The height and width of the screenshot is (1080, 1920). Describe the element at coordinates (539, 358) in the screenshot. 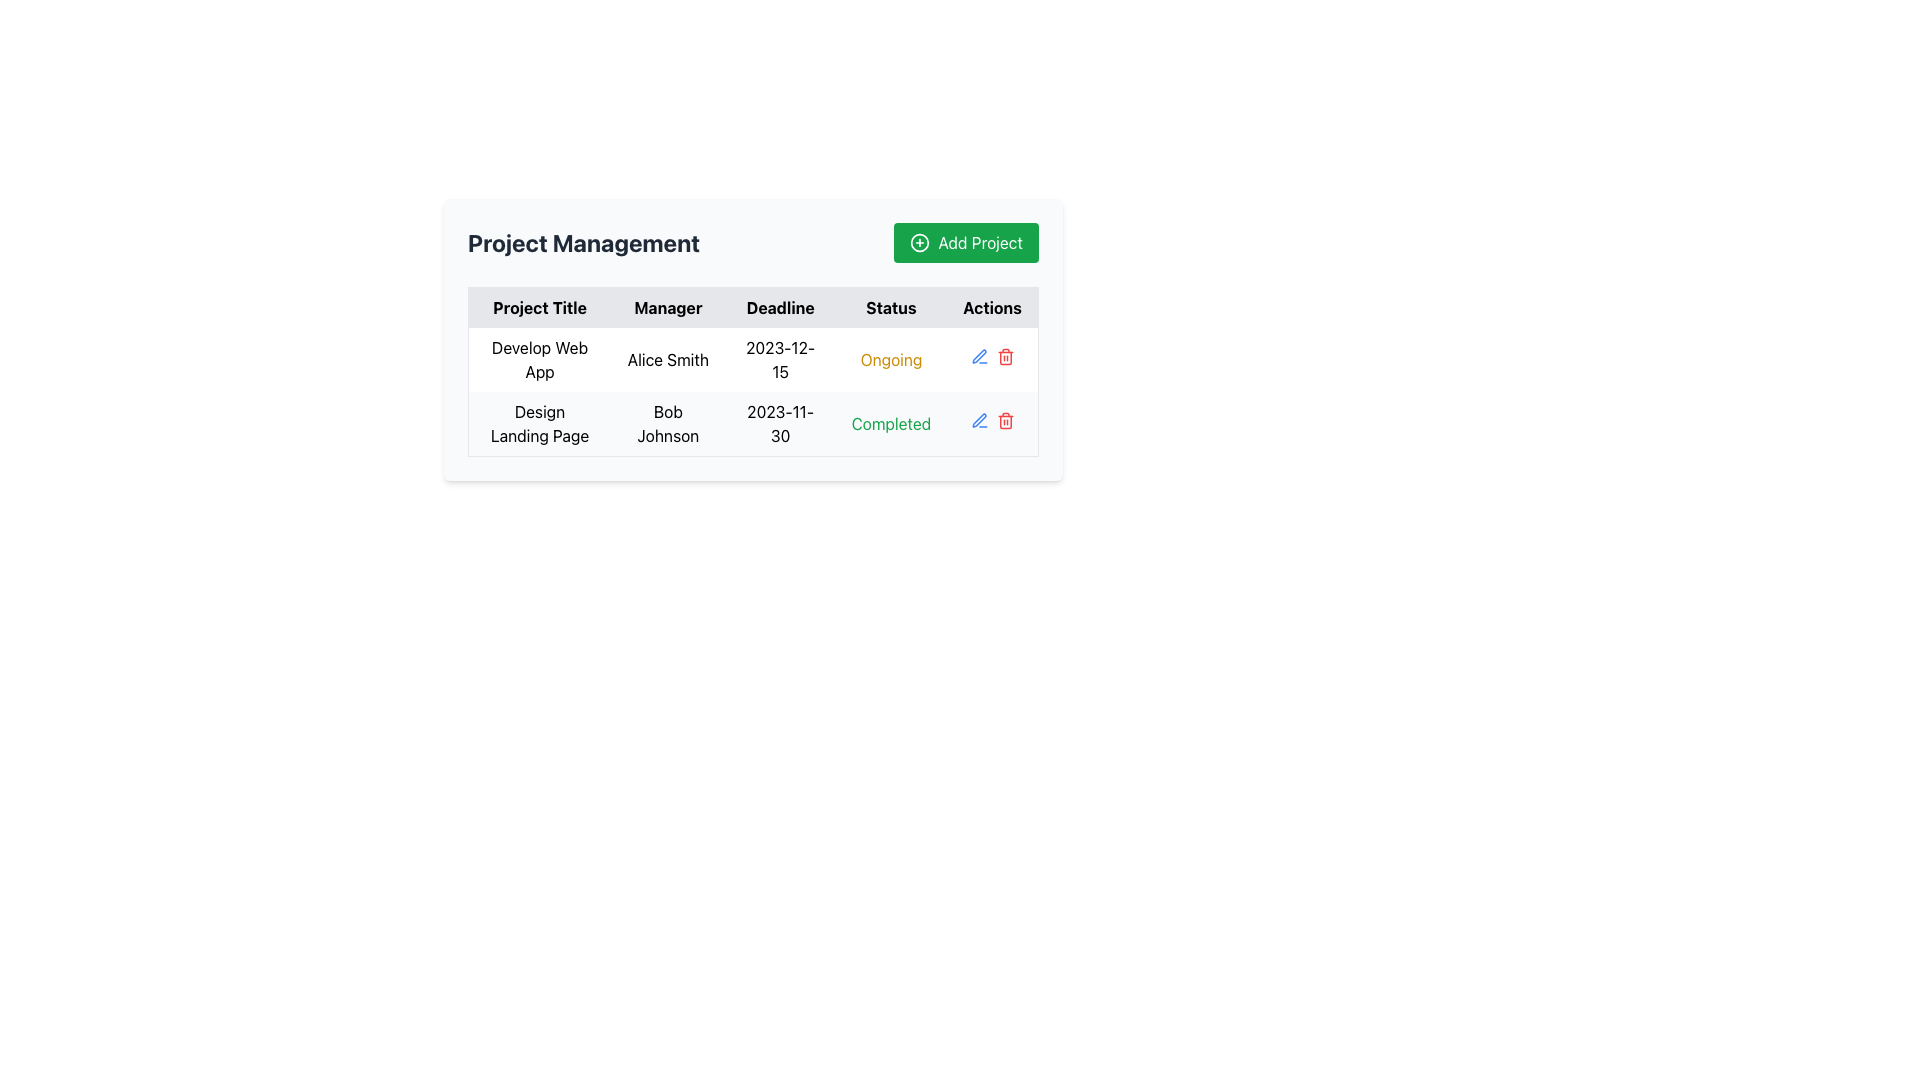

I see `the project title label located in the first cell of the 'Project Title' column in the task management table under the 'Project Management' header` at that location.